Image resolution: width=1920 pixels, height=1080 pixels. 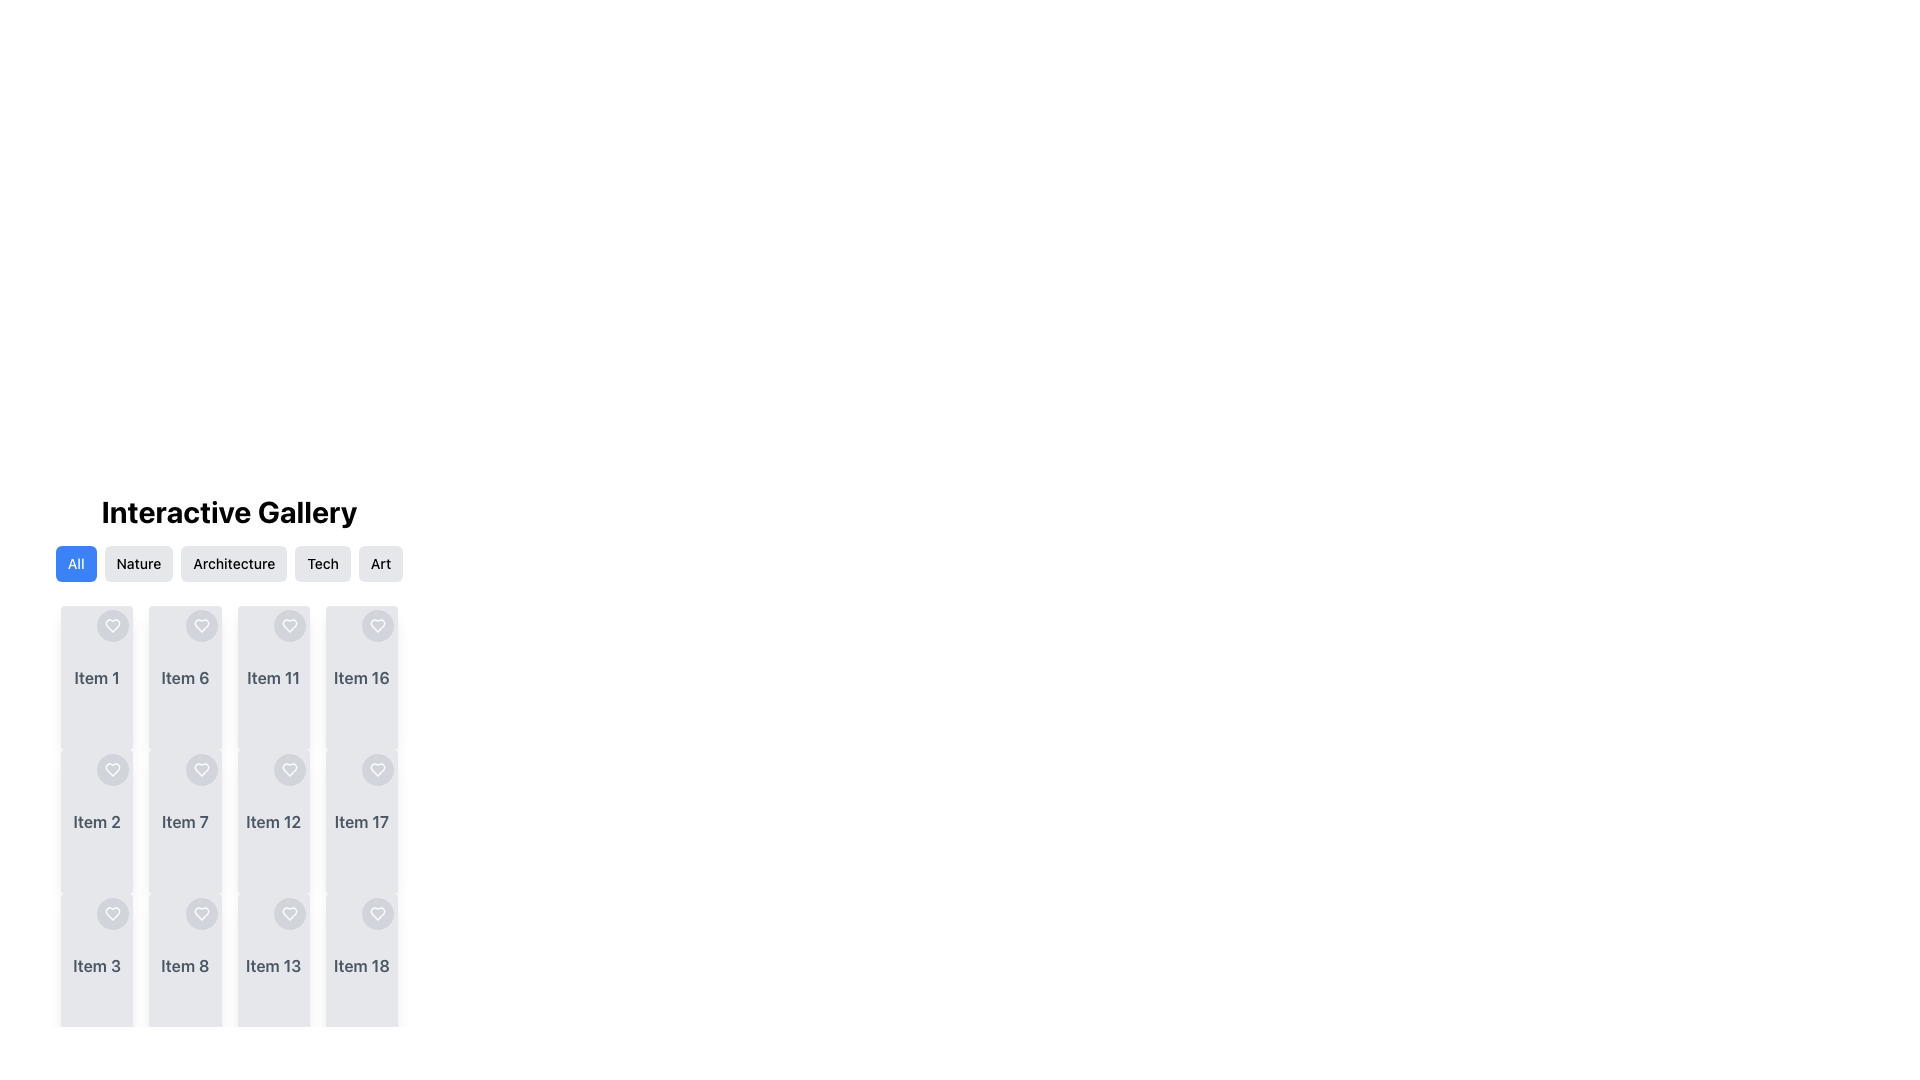 What do you see at coordinates (288, 914) in the screenshot?
I see `the circular button with a heart-shaped icon located` at bounding box center [288, 914].